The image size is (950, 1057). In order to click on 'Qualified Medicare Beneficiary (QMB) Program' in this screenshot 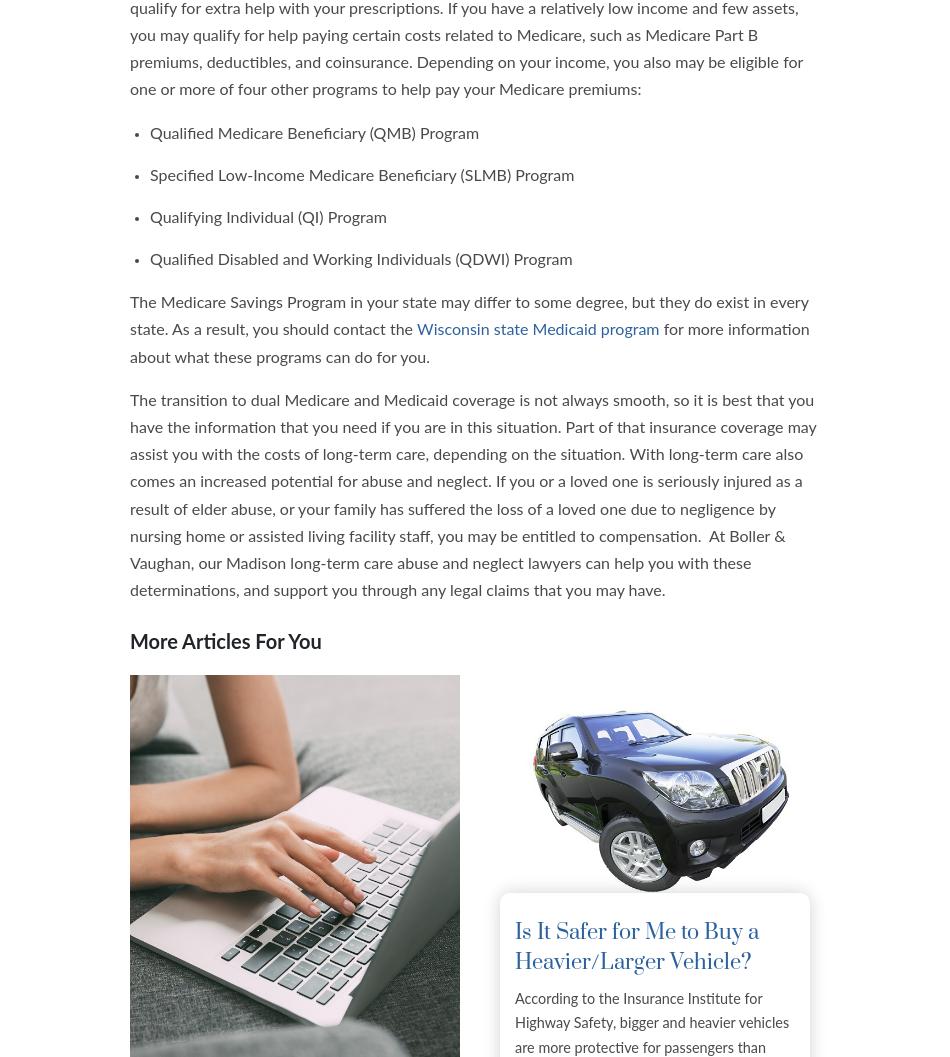, I will do `click(150, 131)`.